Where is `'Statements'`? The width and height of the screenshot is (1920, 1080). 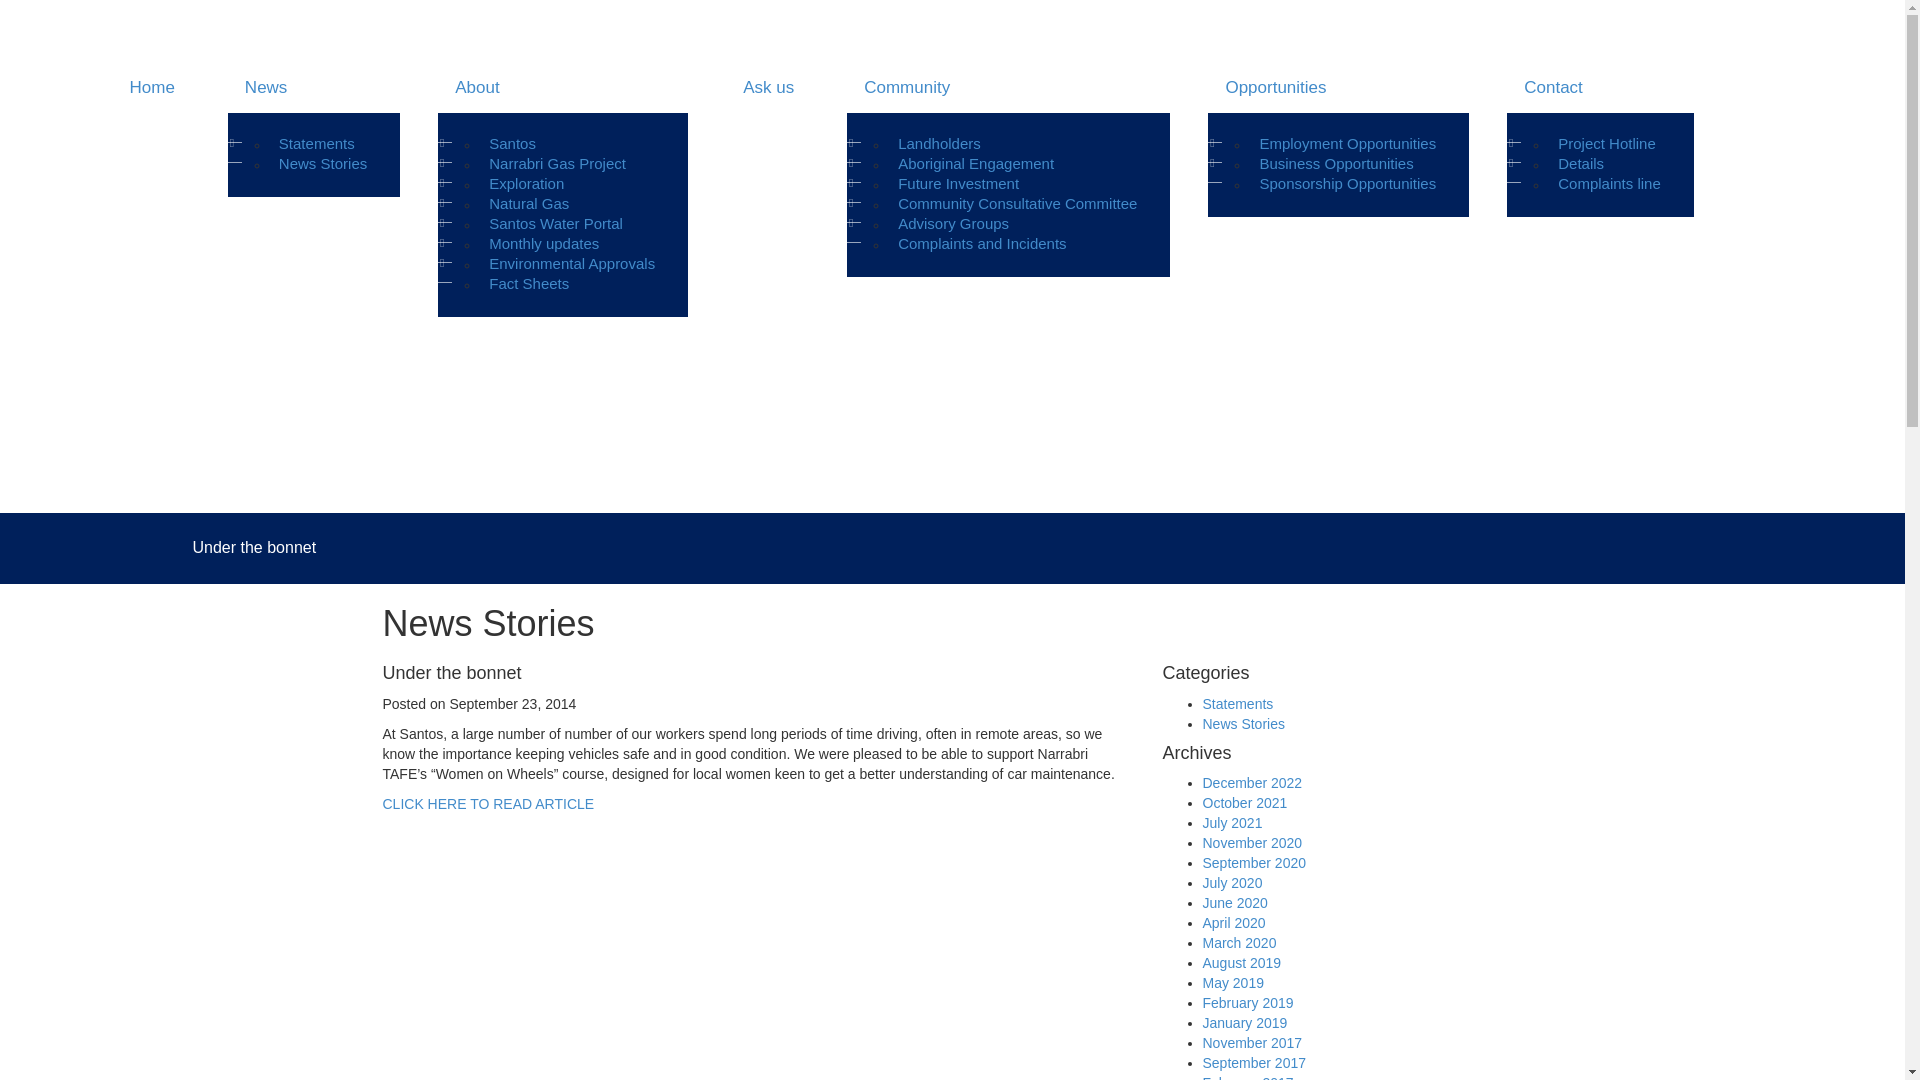
'Statements' is located at coordinates (315, 142).